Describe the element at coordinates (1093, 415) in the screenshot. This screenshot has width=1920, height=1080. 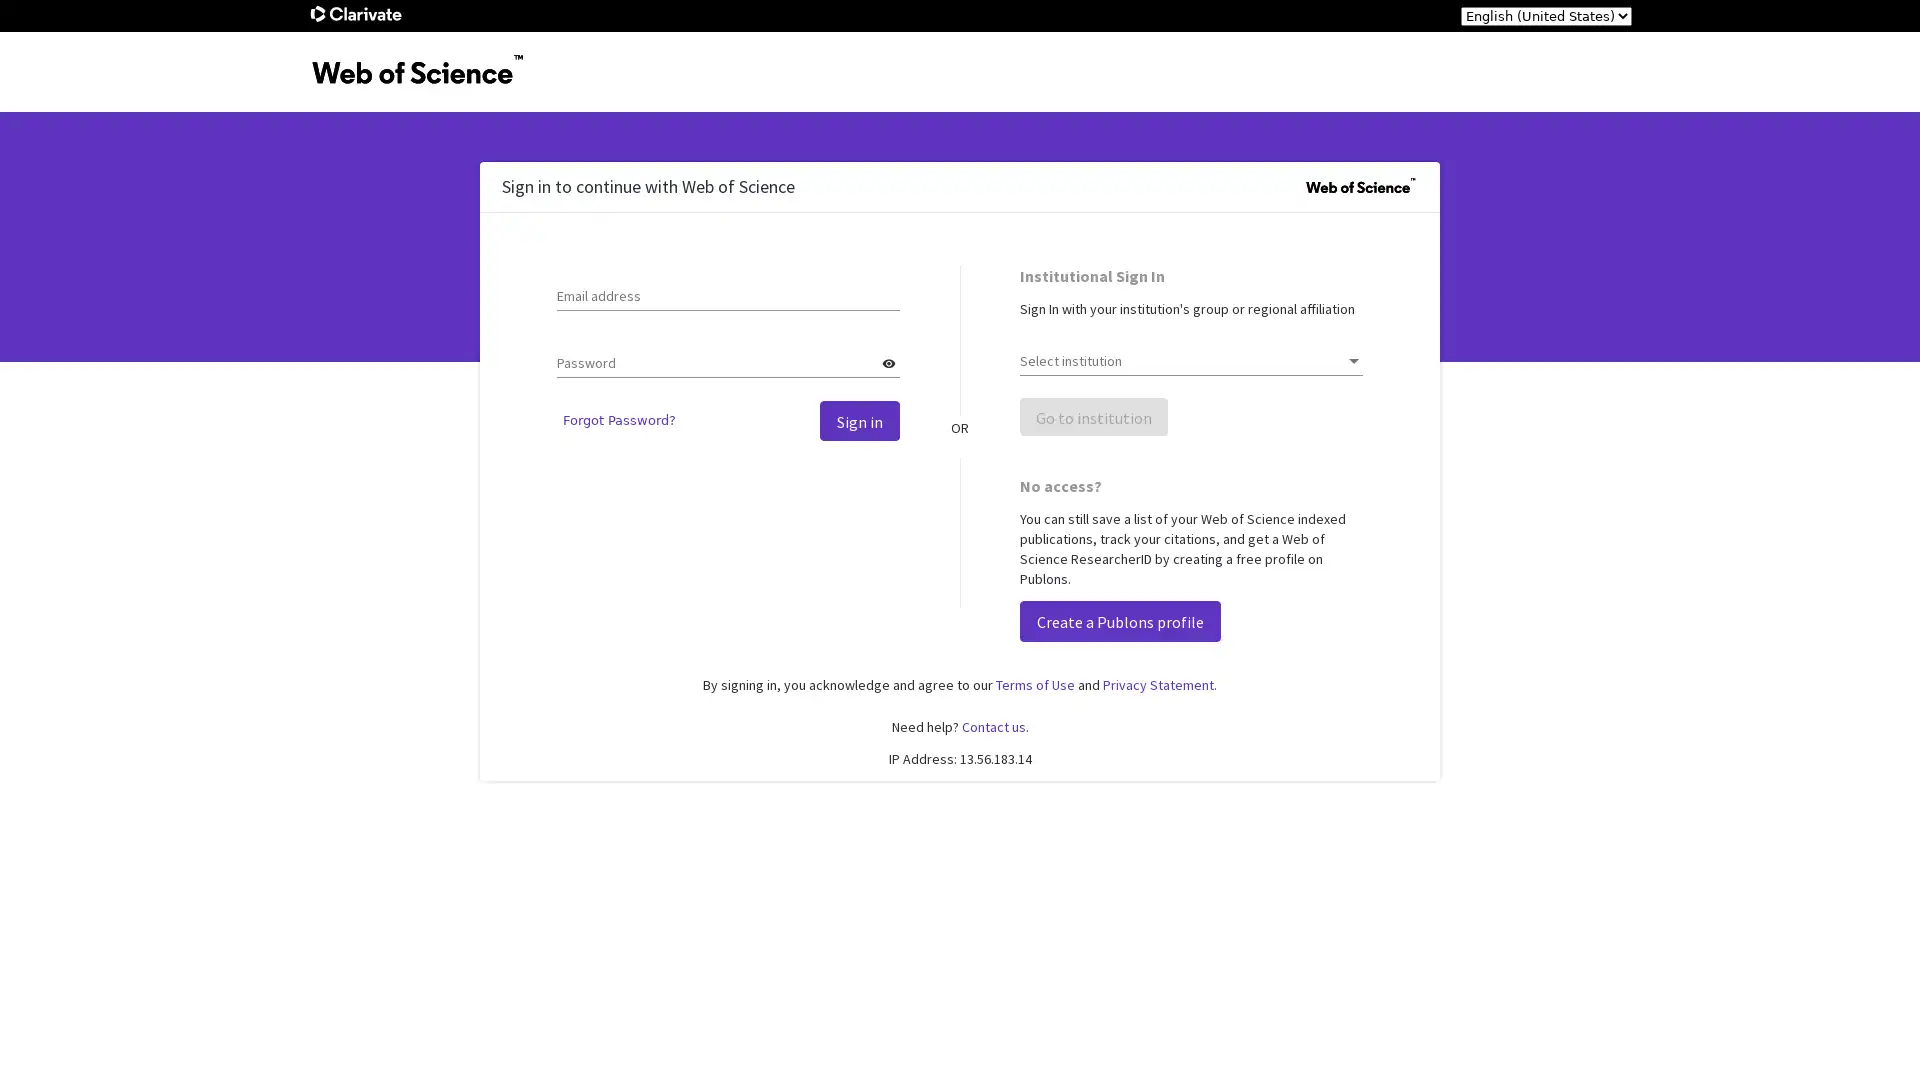
I see `Go to institution` at that location.